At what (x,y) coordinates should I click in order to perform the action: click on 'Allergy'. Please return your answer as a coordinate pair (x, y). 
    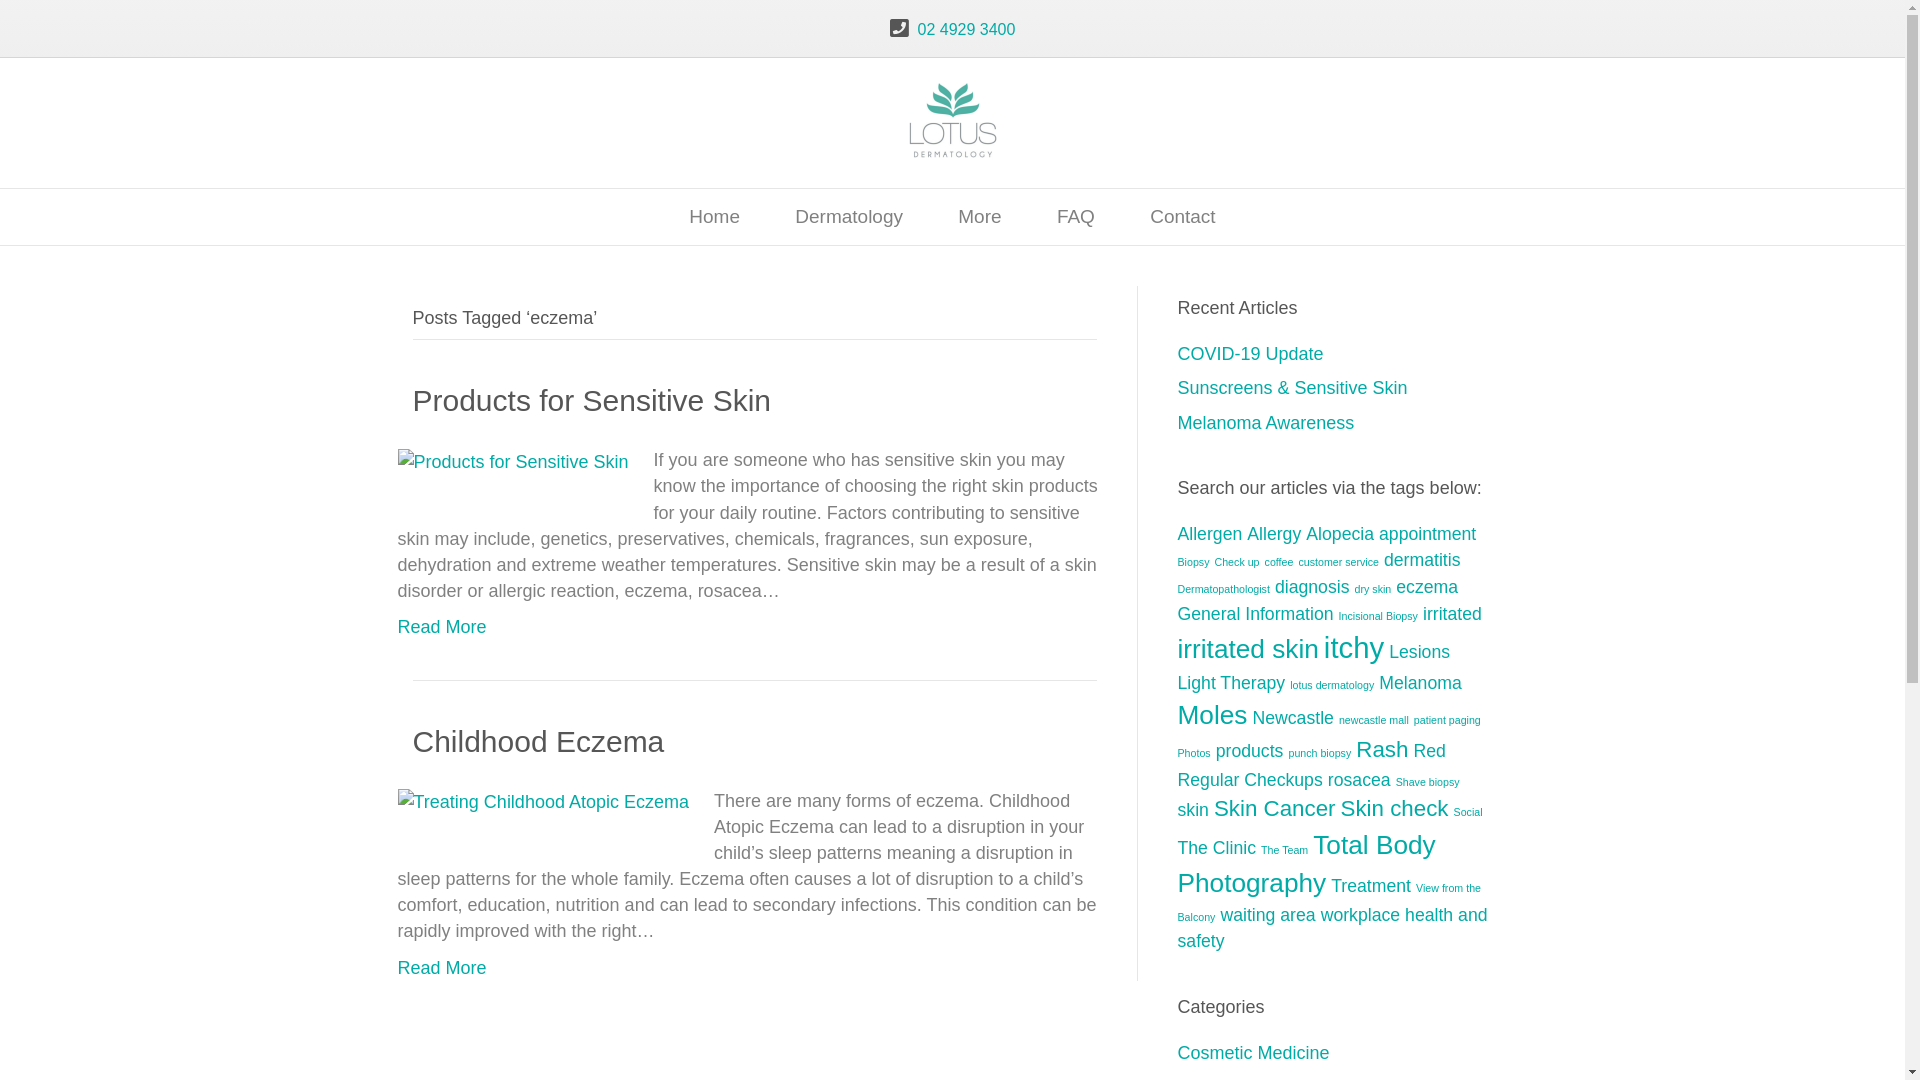
    Looking at the image, I should click on (1272, 532).